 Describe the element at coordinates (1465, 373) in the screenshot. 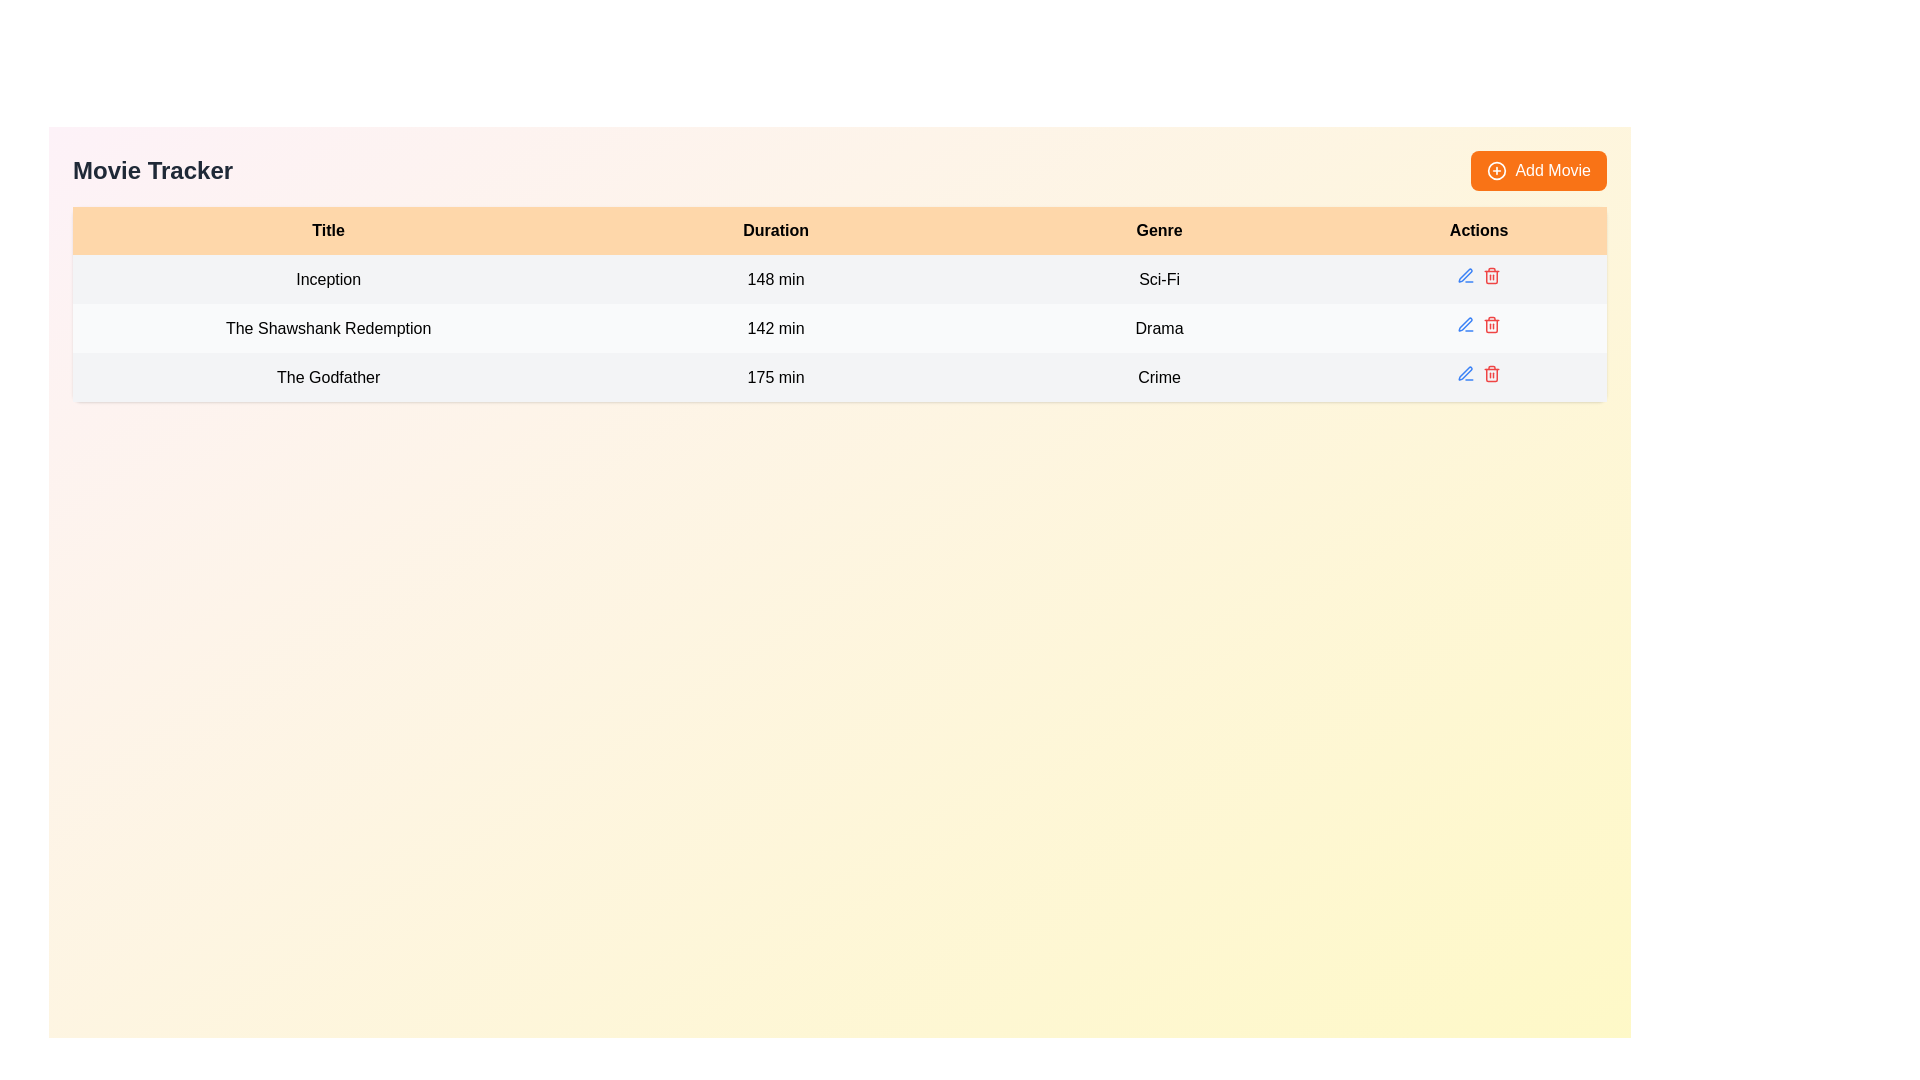

I see `the pen icon in the 'Actions' column of the third row in the table` at that location.